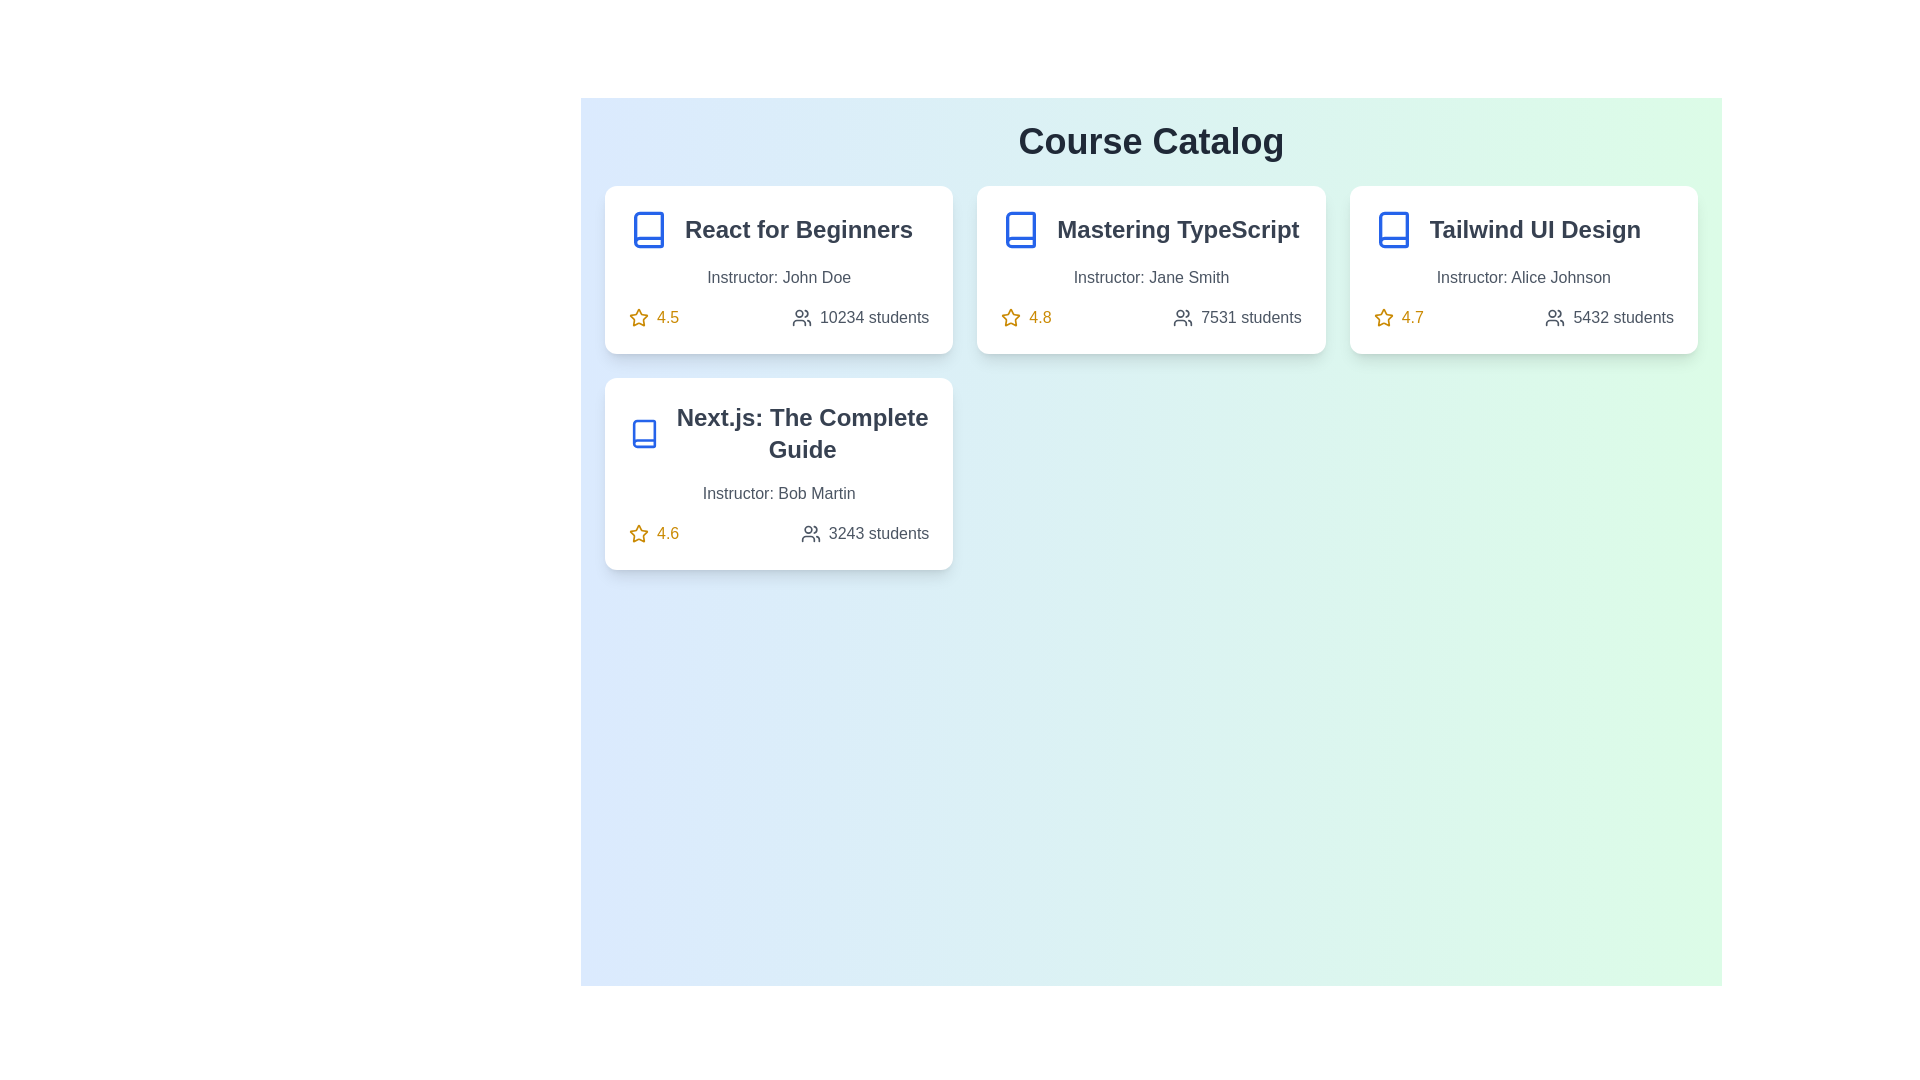 Image resolution: width=1920 pixels, height=1080 pixels. Describe the element at coordinates (1183, 316) in the screenshot. I see `the icon representing a group of individuals, which is located to the left of the text '7531 students' in the 'Mastering TypeScript' module of the course catalog` at that location.